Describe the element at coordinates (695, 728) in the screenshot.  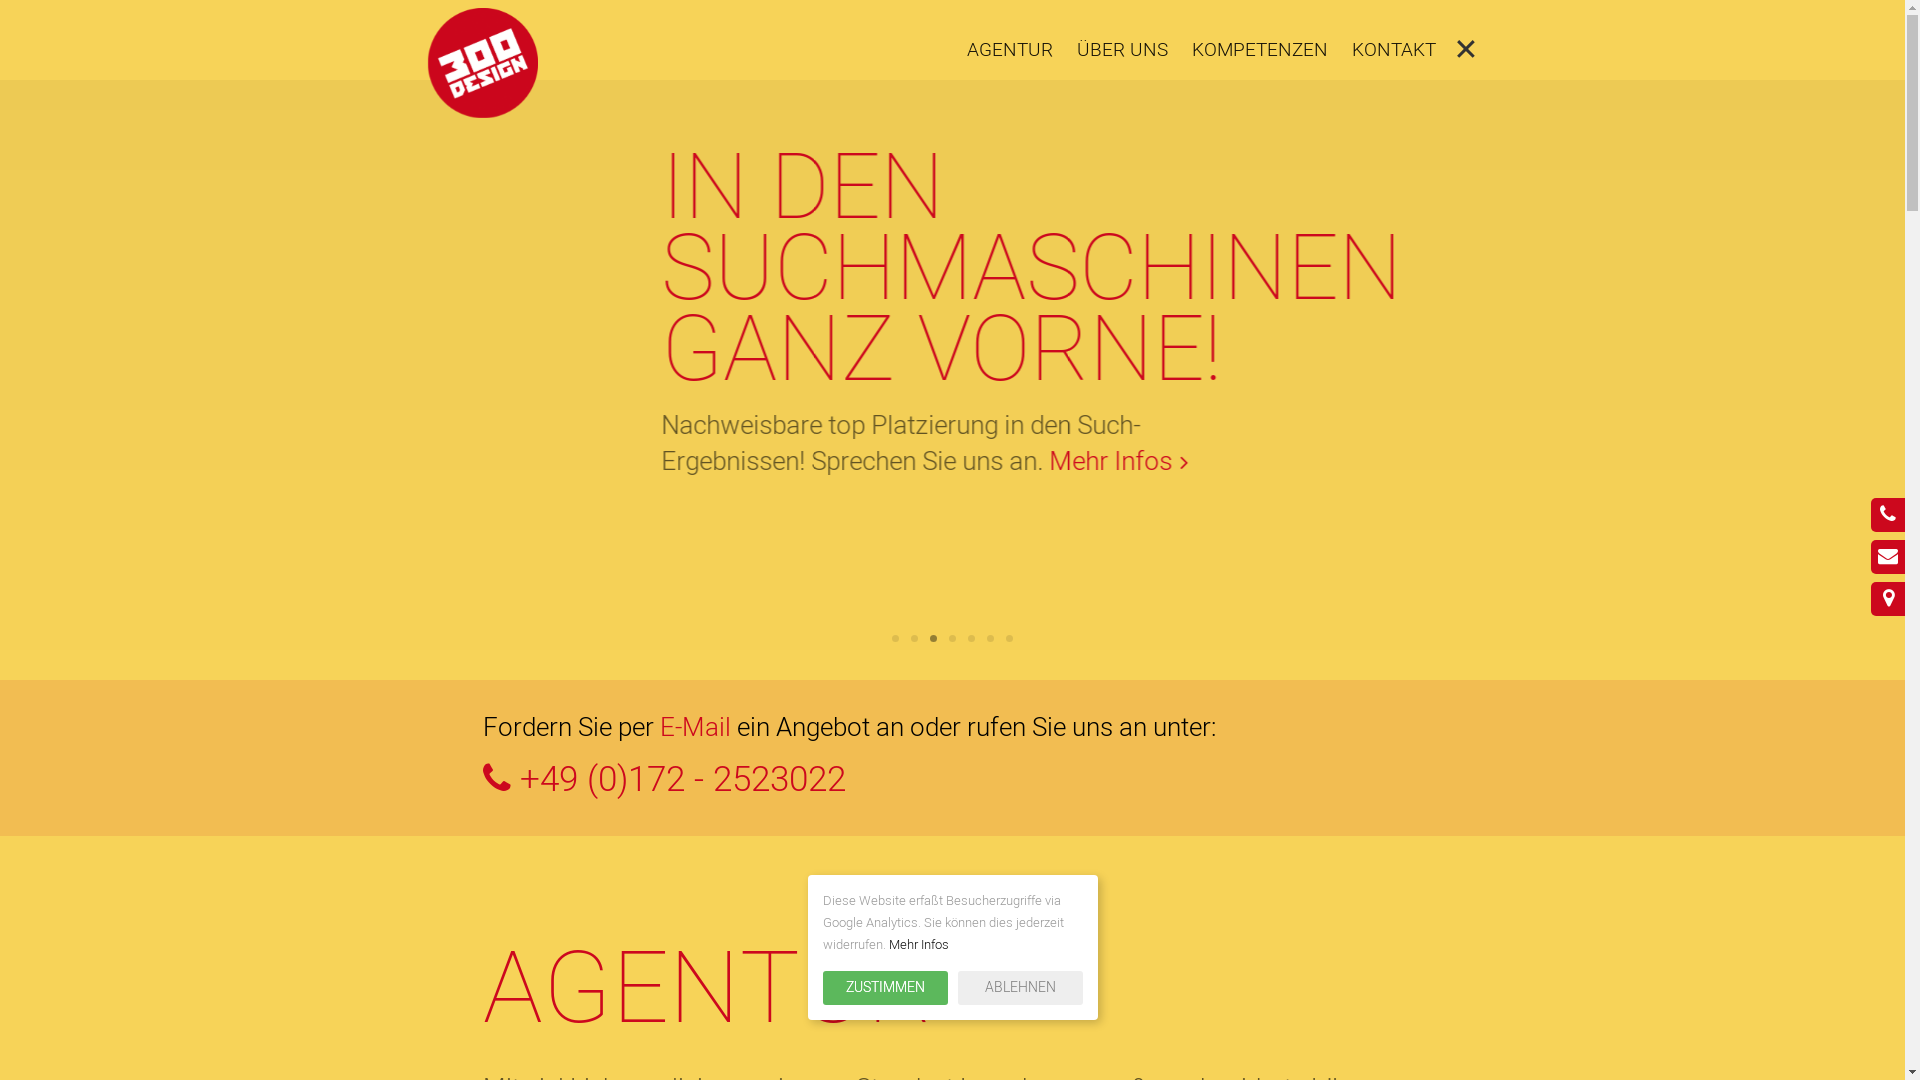
I see `'E-Mail'` at that location.